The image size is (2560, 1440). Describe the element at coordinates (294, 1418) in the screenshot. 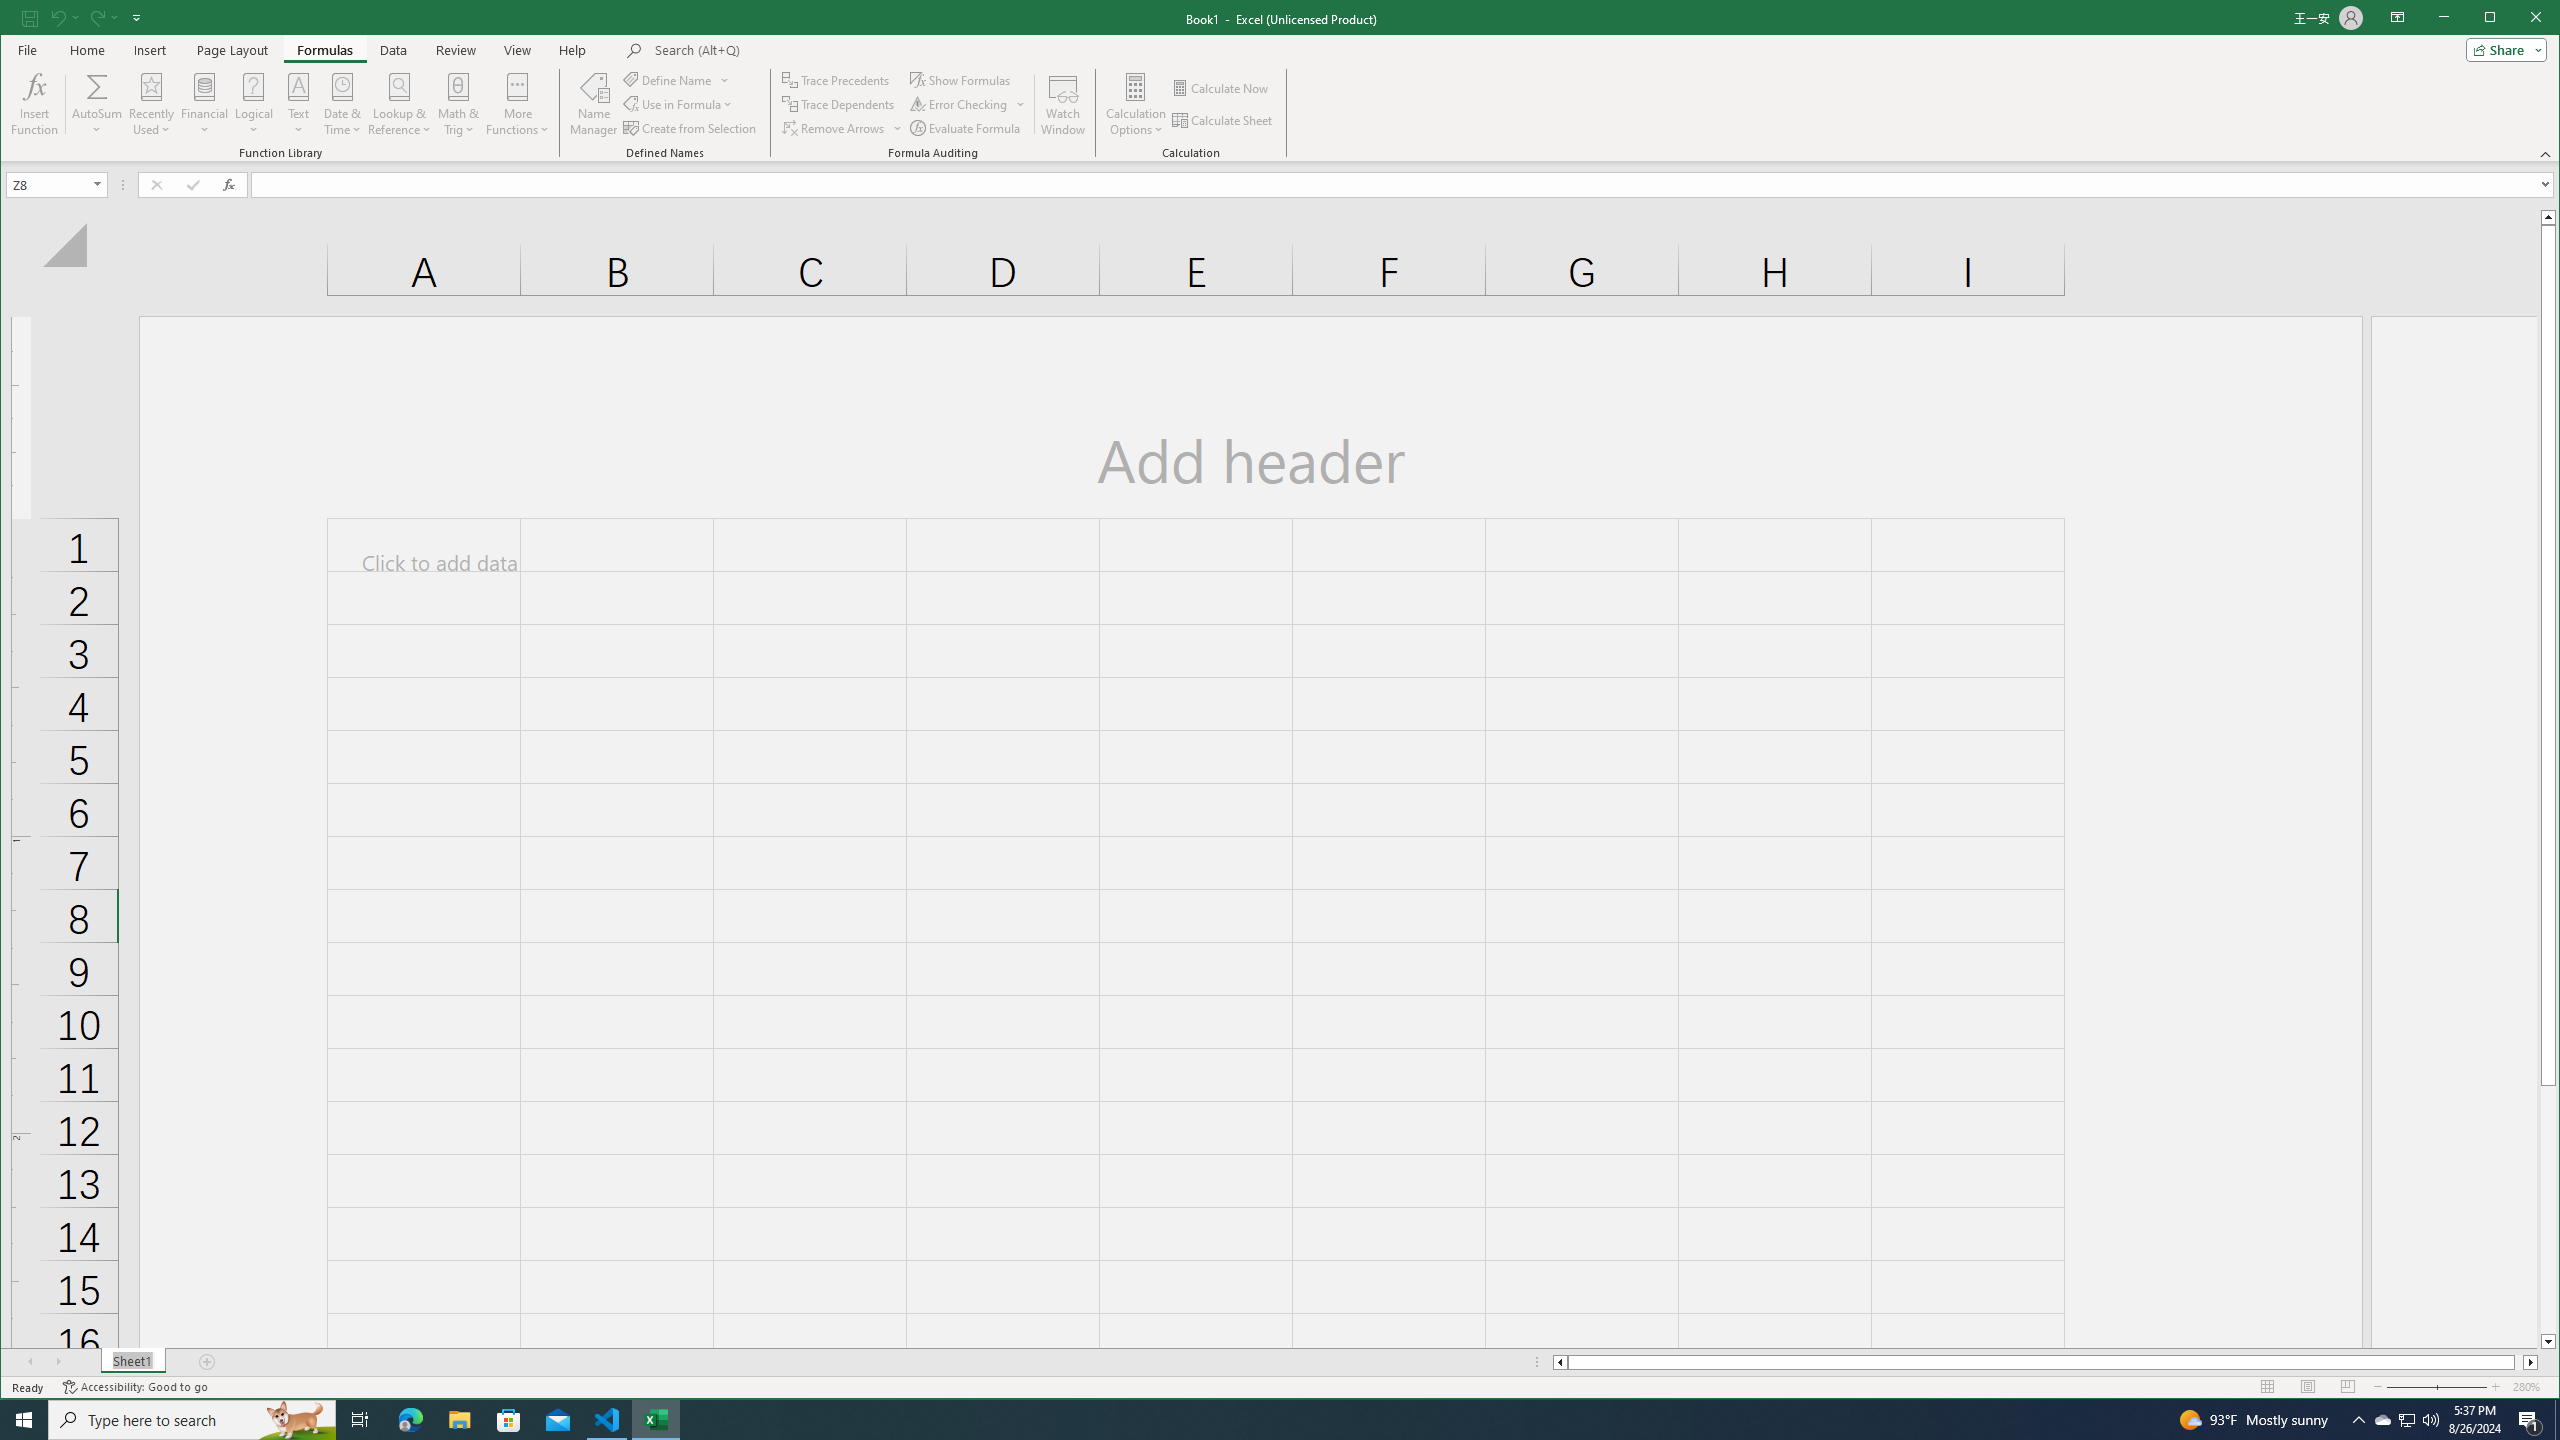

I see `'Search highlights icon opens search home window'` at that location.